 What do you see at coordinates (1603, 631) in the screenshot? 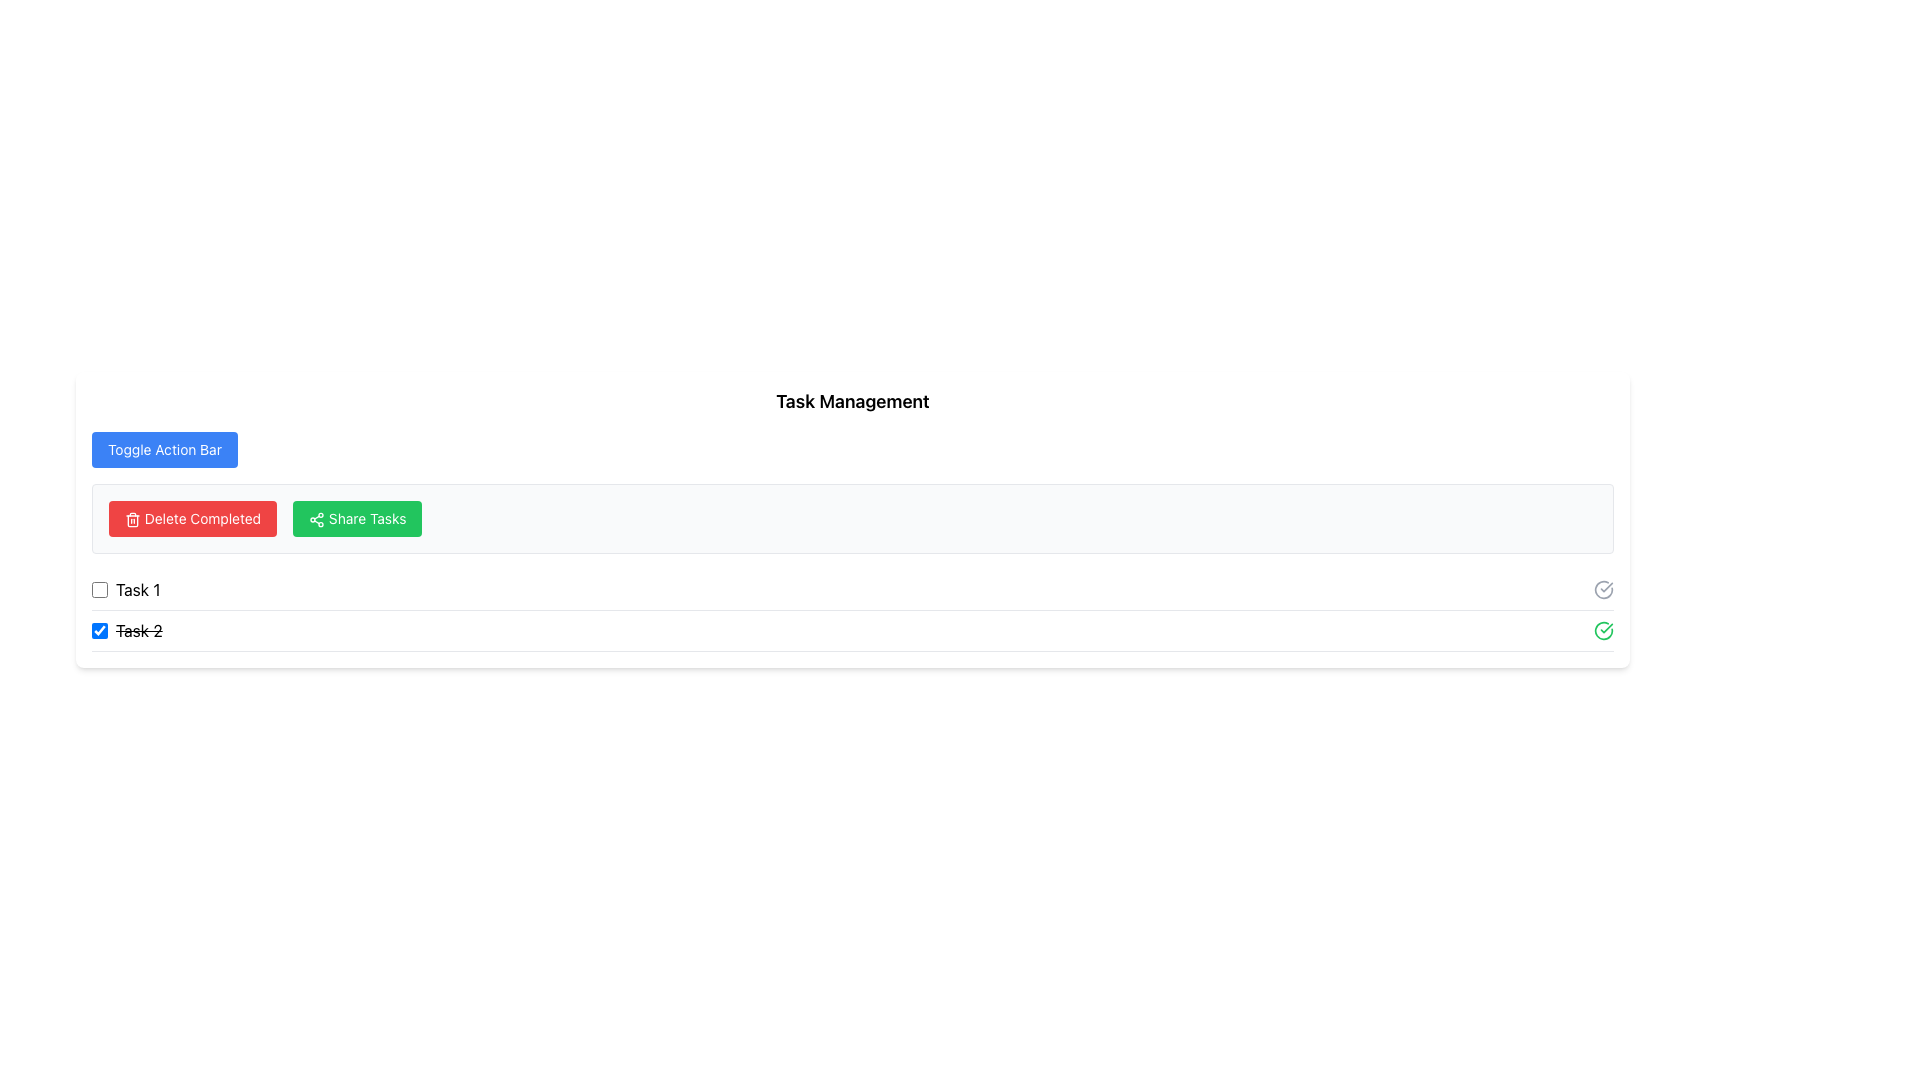
I see `the green circular icon with a check mark at the far right of the row labeled 'Task 2' to indicate task completion` at bounding box center [1603, 631].